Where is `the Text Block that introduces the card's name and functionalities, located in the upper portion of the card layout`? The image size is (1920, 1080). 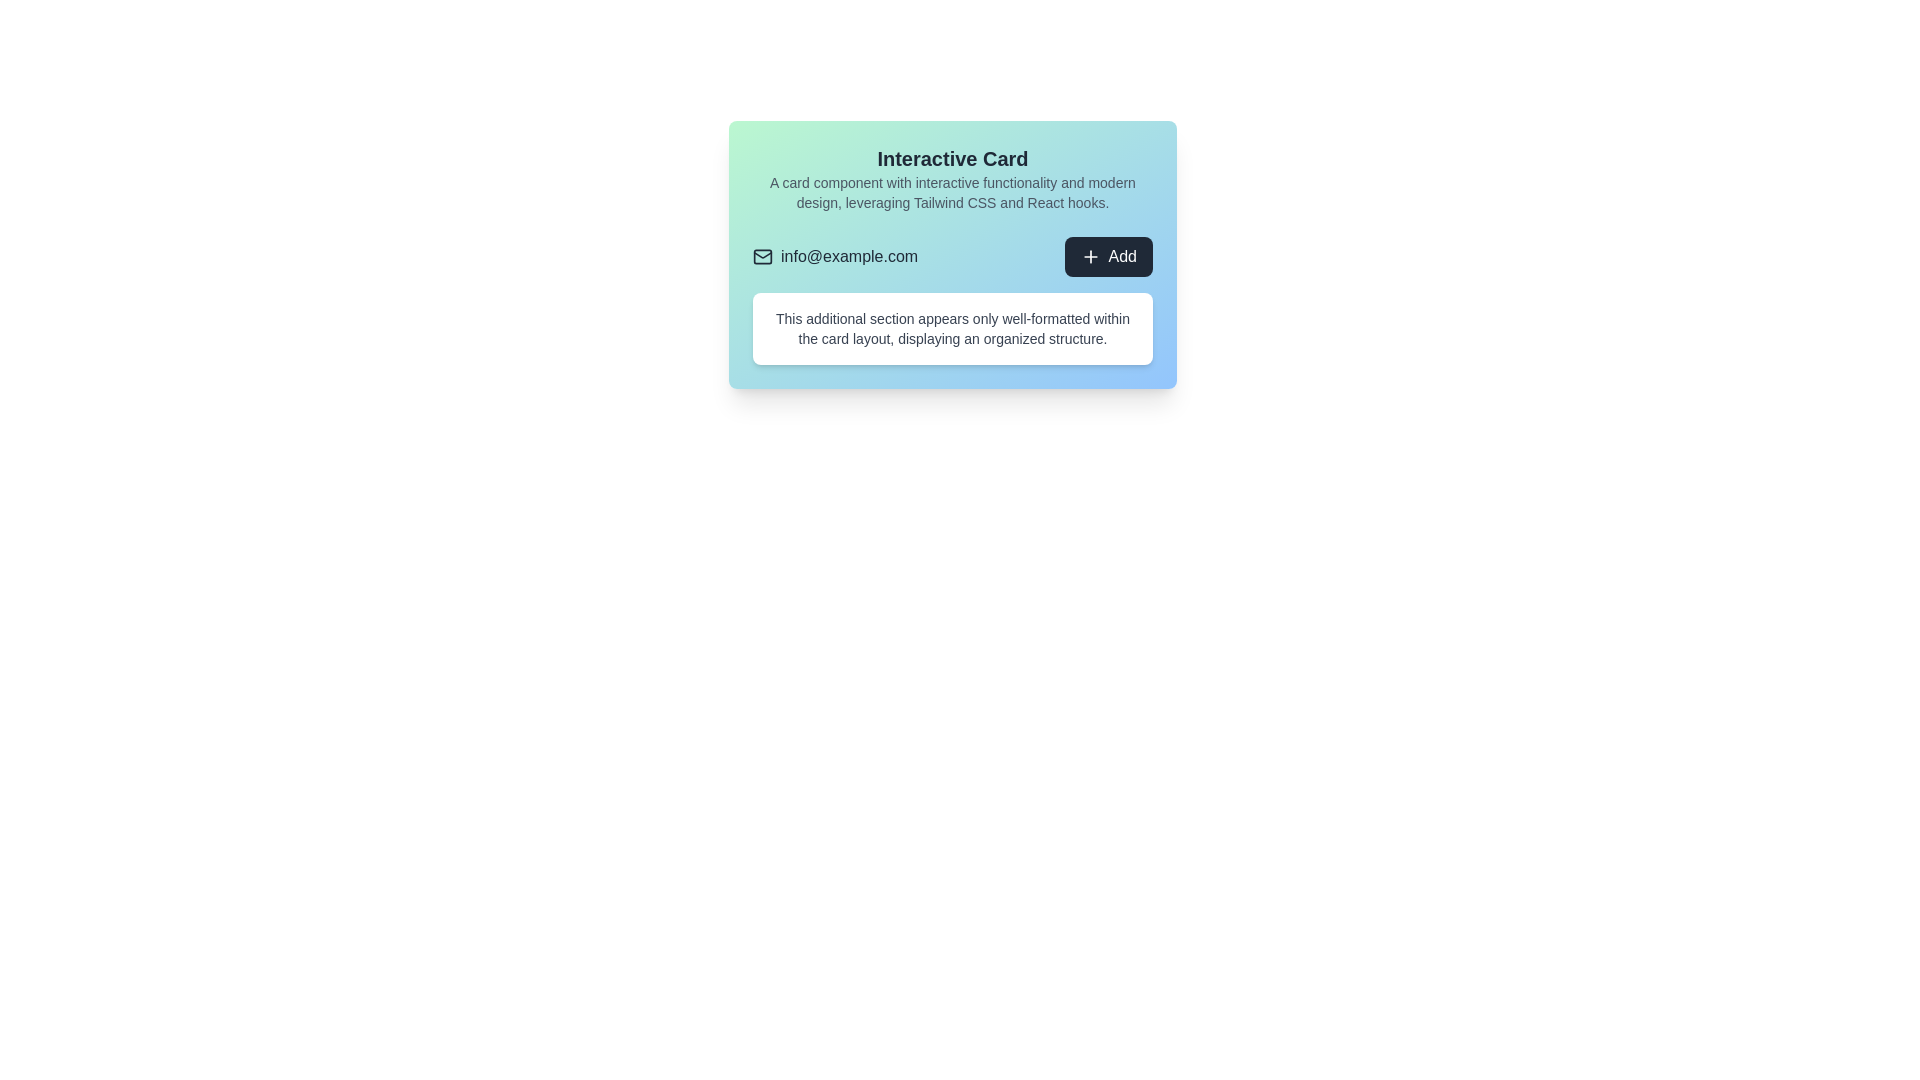
the Text Block that introduces the card's name and functionalities, located in the upper portion of the card layout is located at coordinates (952, 177).